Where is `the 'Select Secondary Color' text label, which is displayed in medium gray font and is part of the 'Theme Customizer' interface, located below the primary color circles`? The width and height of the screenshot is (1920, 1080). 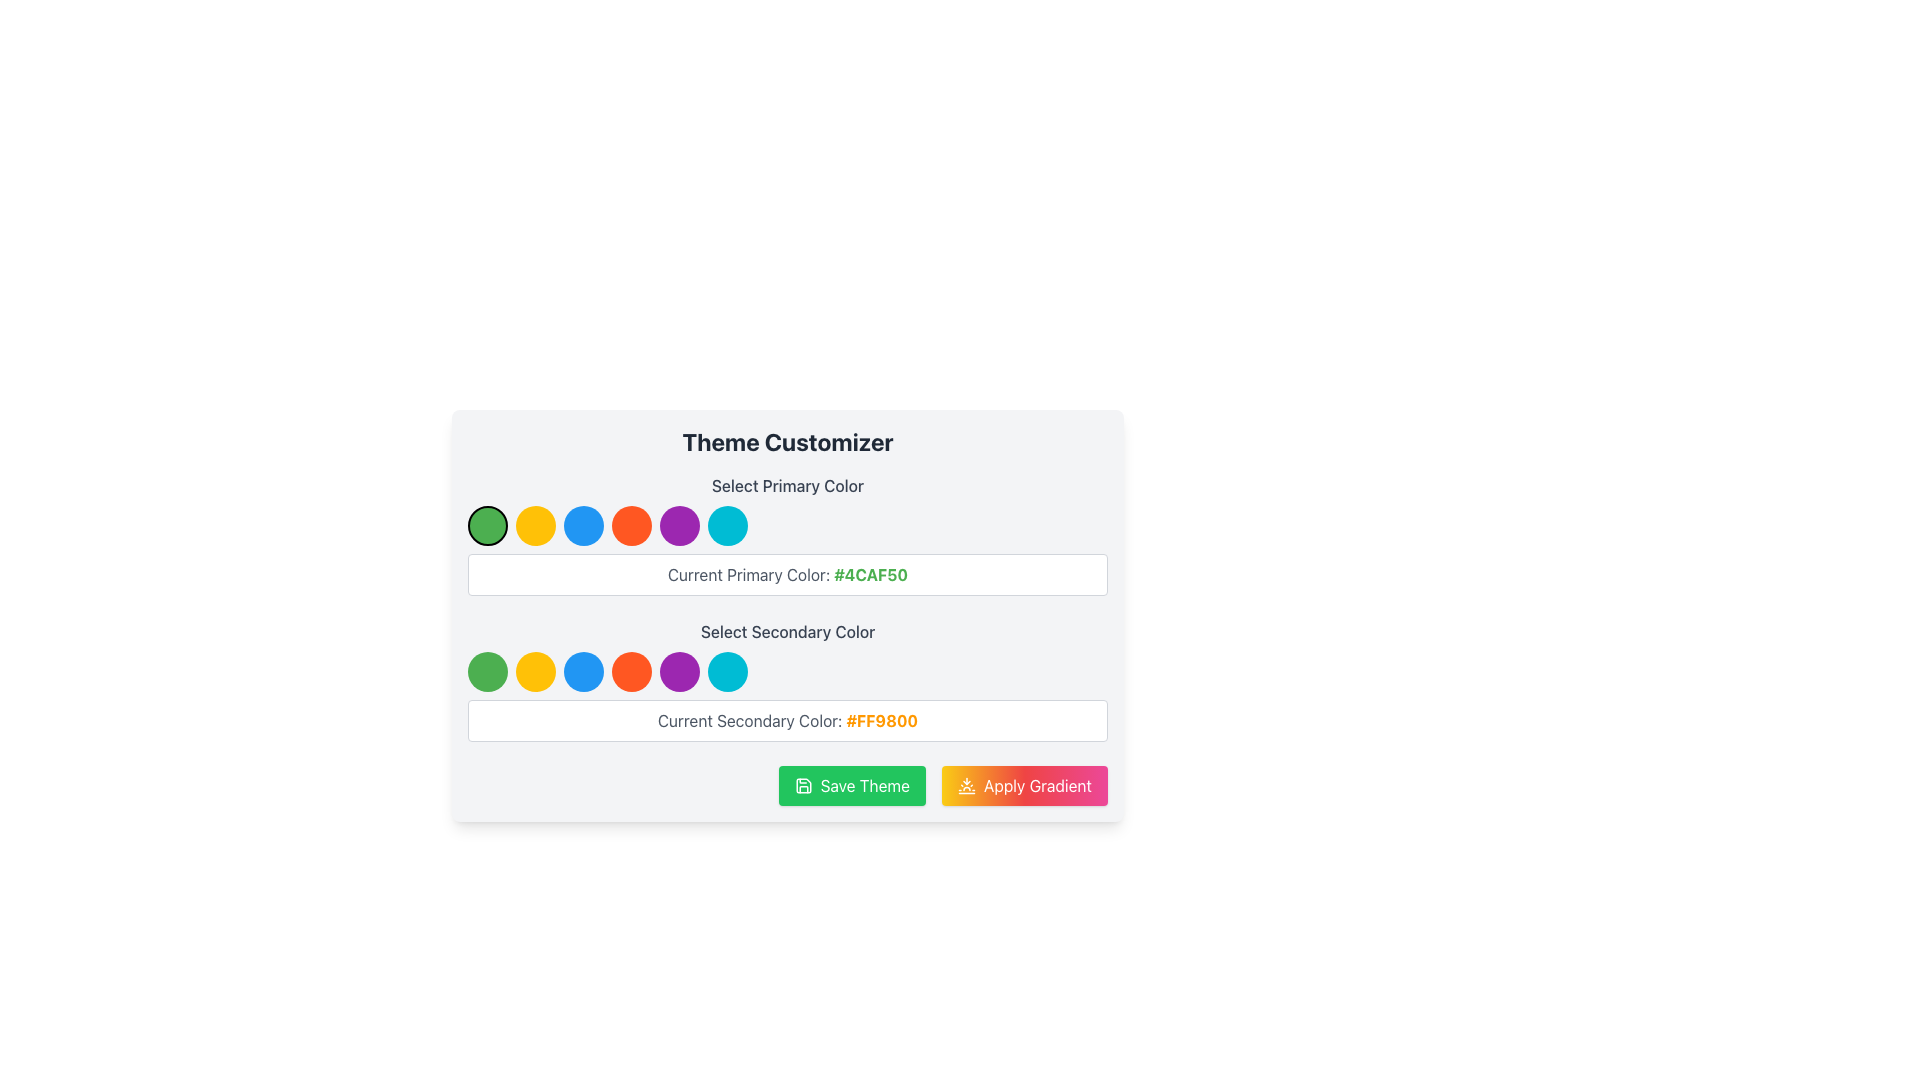 the 'Select Secondary Color' text label, which is displayed in medium gray font and is part of the 'Theme Customizer' interface, located below the primary color circles is located at coordinates (786, 632).